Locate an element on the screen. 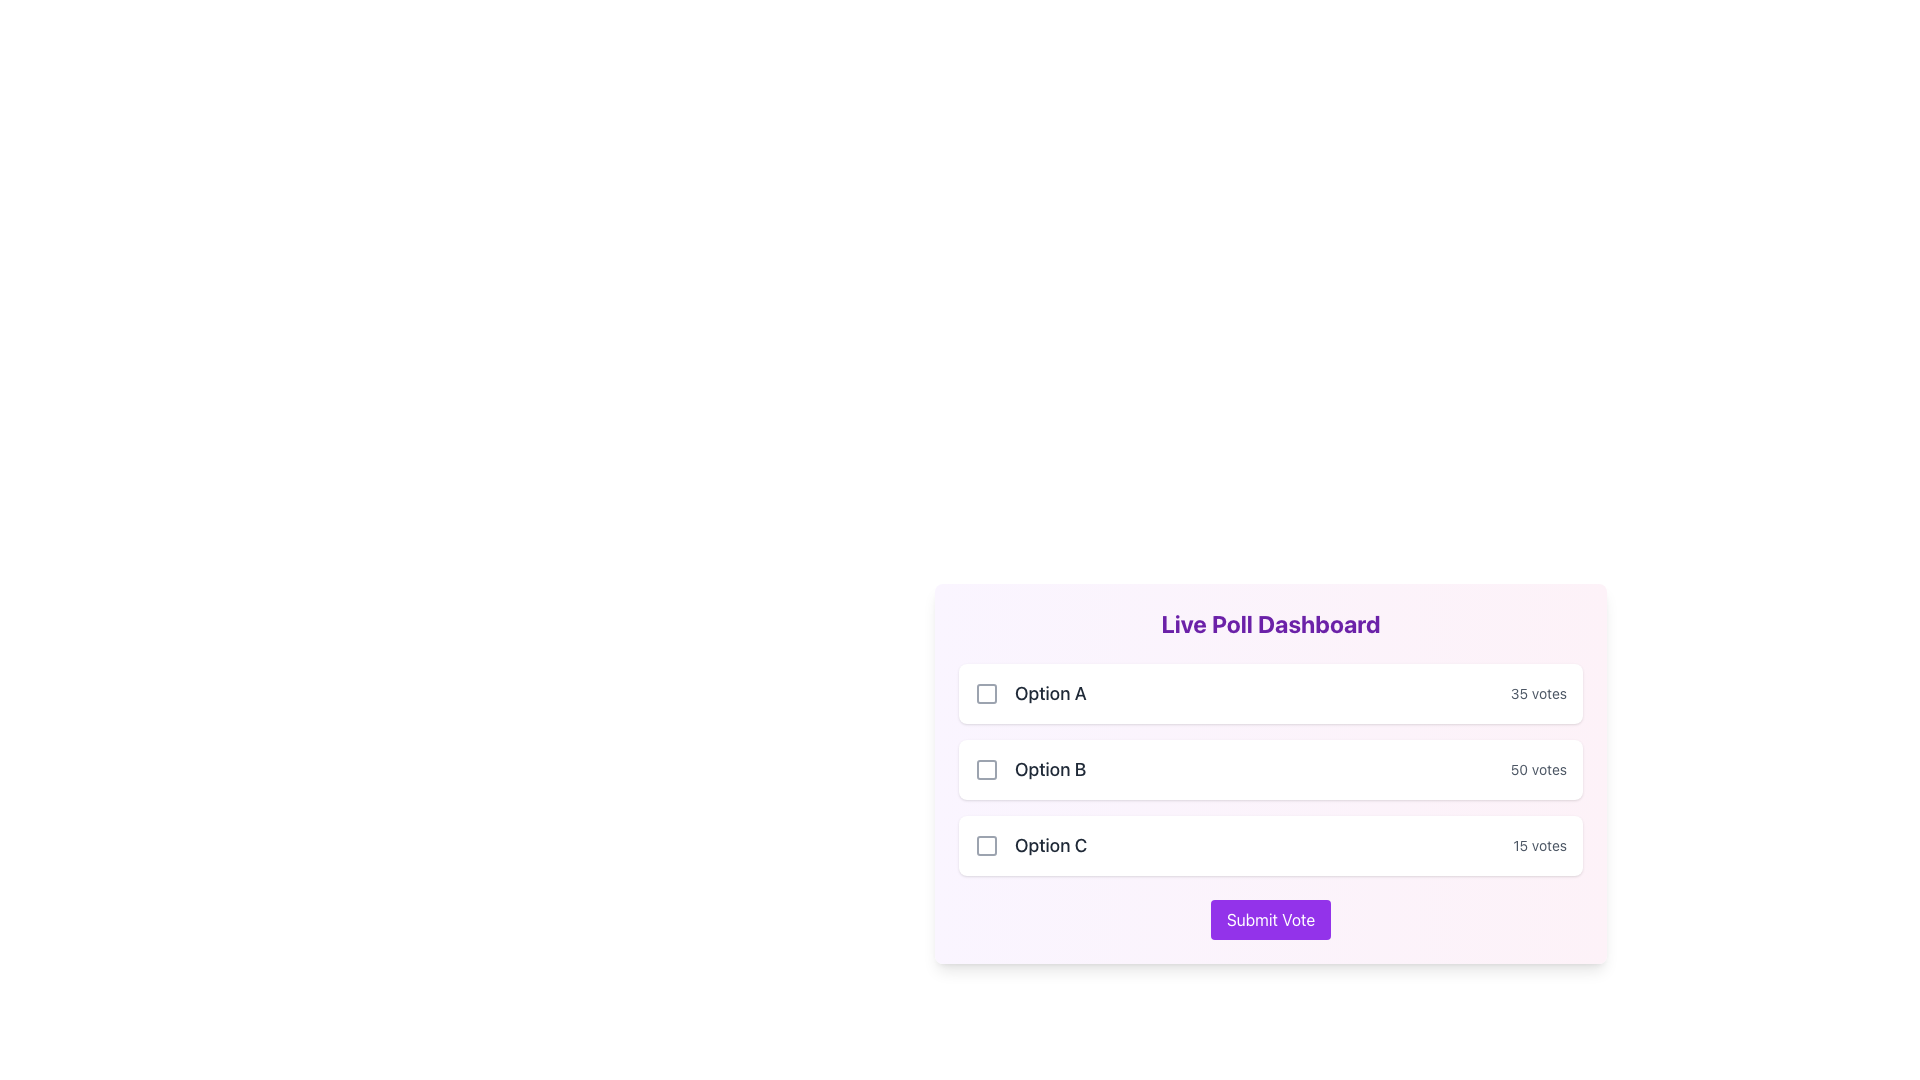 The image size is (1920, 1080). the checkbox styled in gray tone located to the left of the text label 'Option A' is located at coordinates (987, 693).